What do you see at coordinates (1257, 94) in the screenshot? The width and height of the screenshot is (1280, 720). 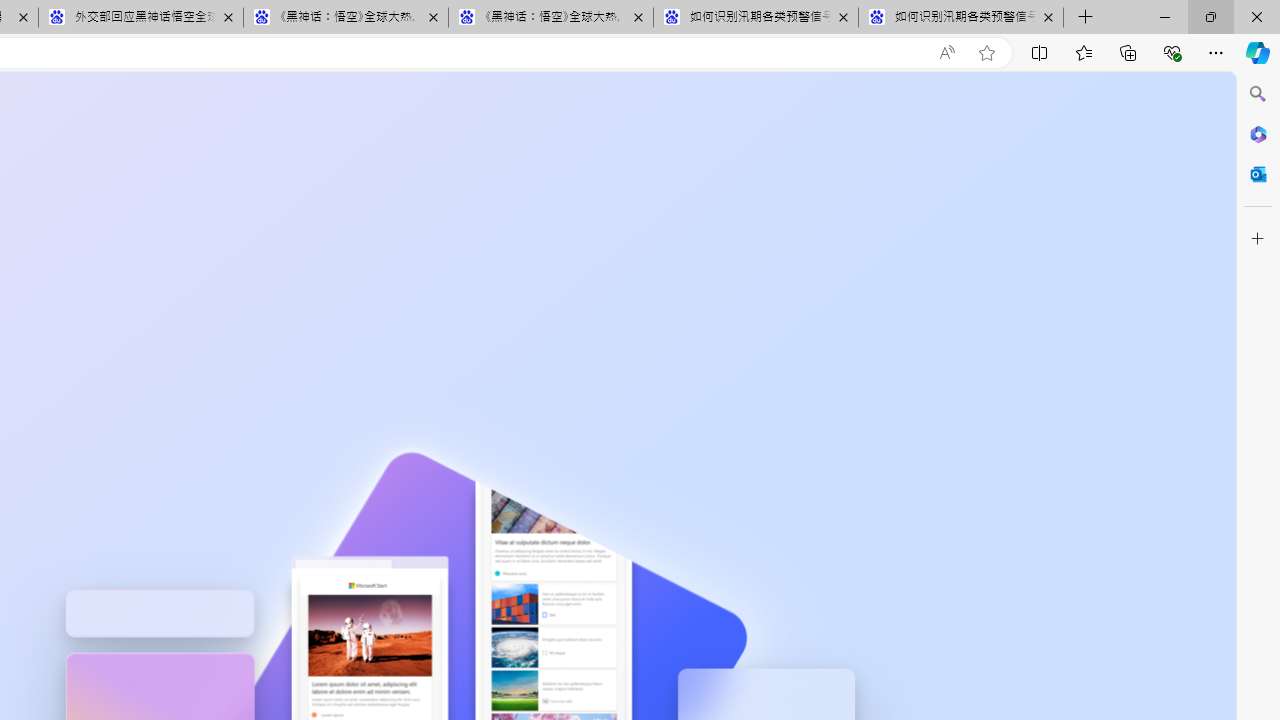 I see `'Search'` at bounding box center [1257, 94].